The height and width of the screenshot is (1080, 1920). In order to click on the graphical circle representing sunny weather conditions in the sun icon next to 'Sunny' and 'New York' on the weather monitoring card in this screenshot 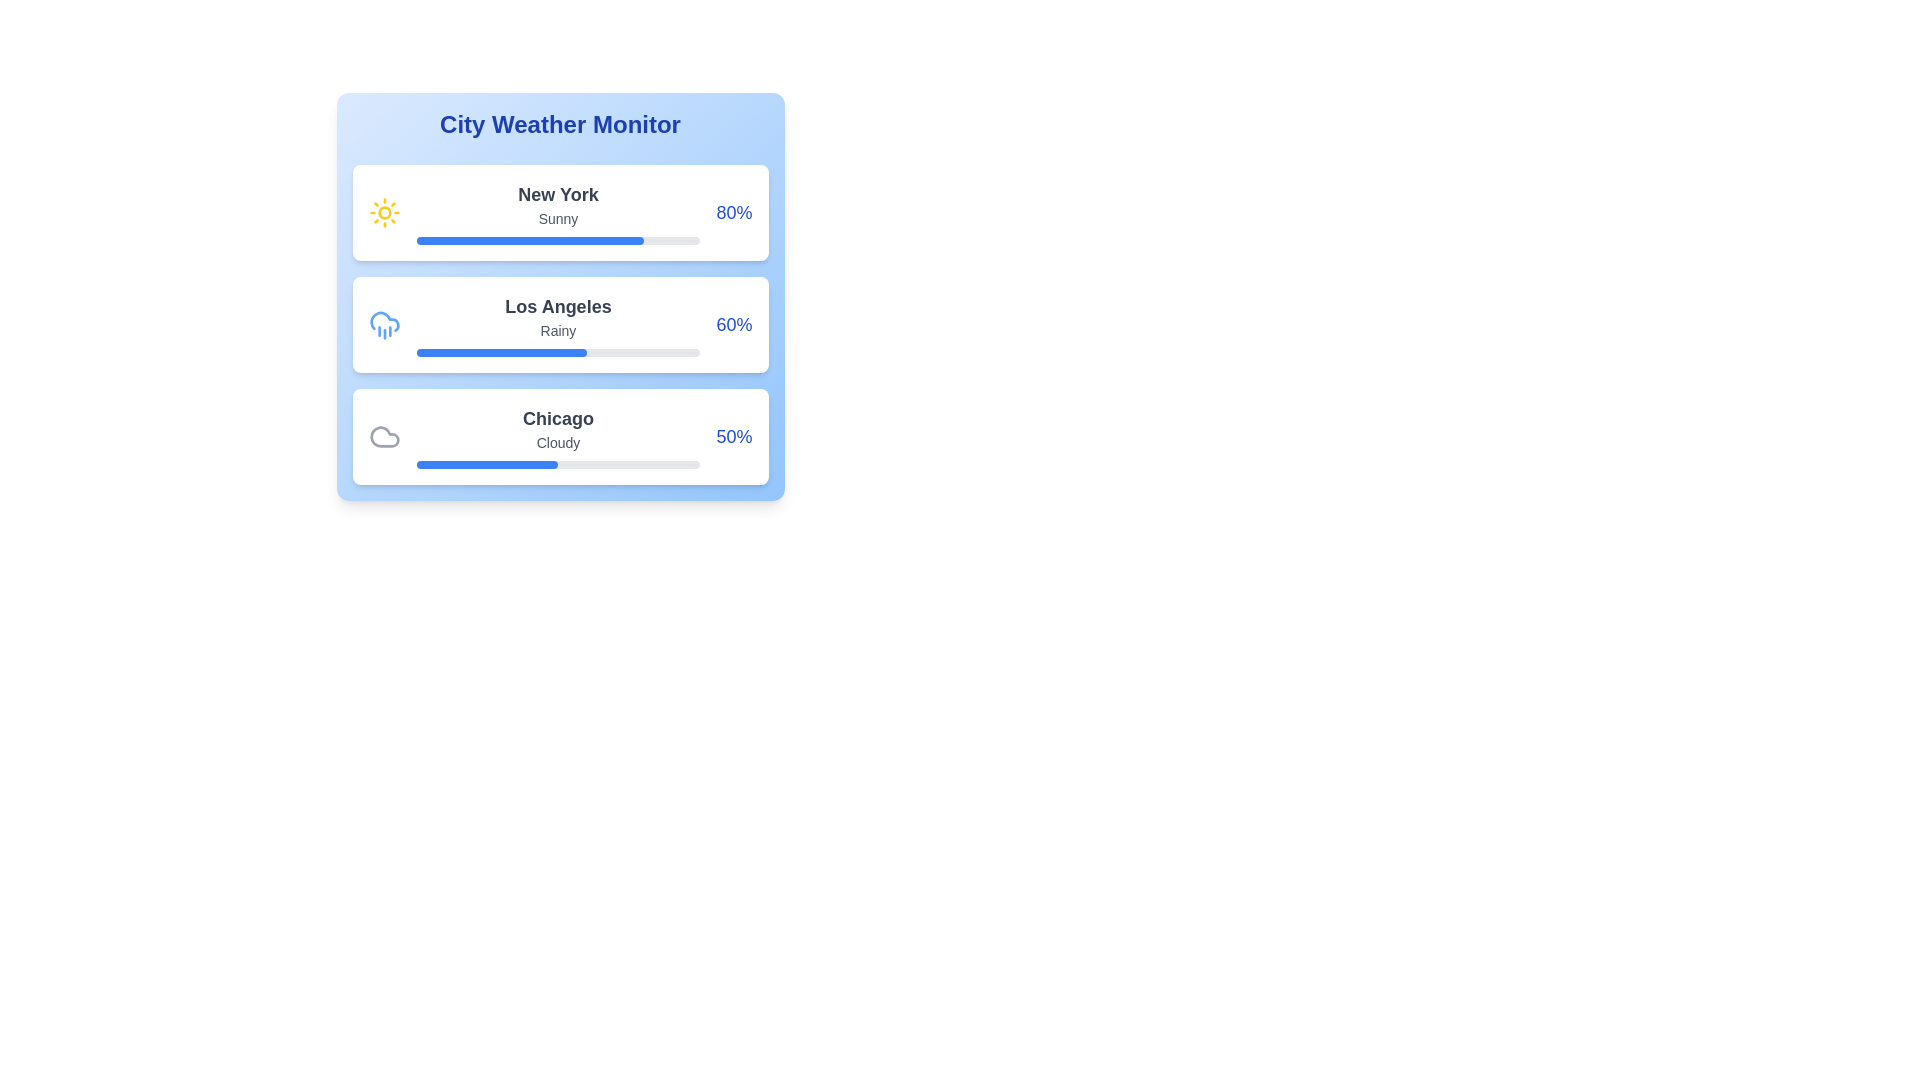, I will do `click(384, 212)`.